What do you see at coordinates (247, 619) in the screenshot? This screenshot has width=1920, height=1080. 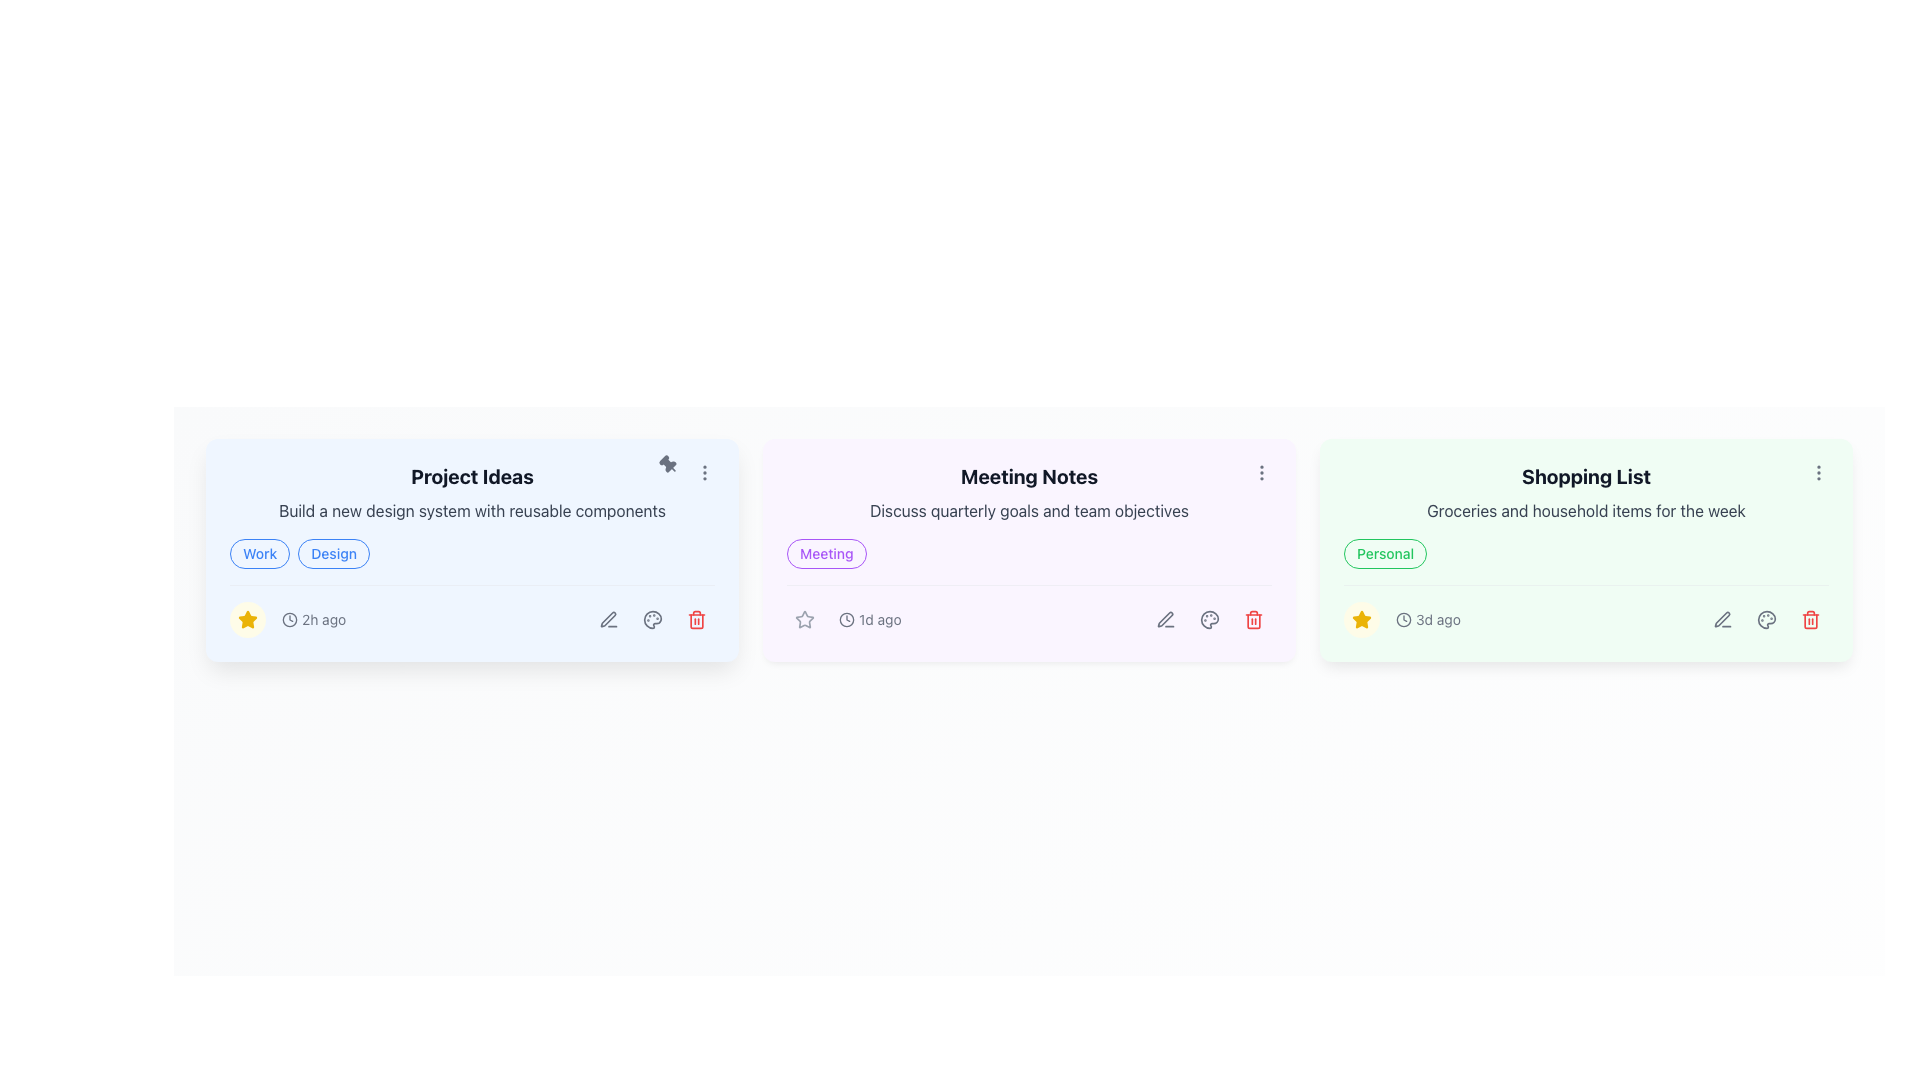 I see `the circular button with a yellow star icon on a pale yellow background located at the bottom left of the 'Project Ideas' card` at bounding box center [247, 619].